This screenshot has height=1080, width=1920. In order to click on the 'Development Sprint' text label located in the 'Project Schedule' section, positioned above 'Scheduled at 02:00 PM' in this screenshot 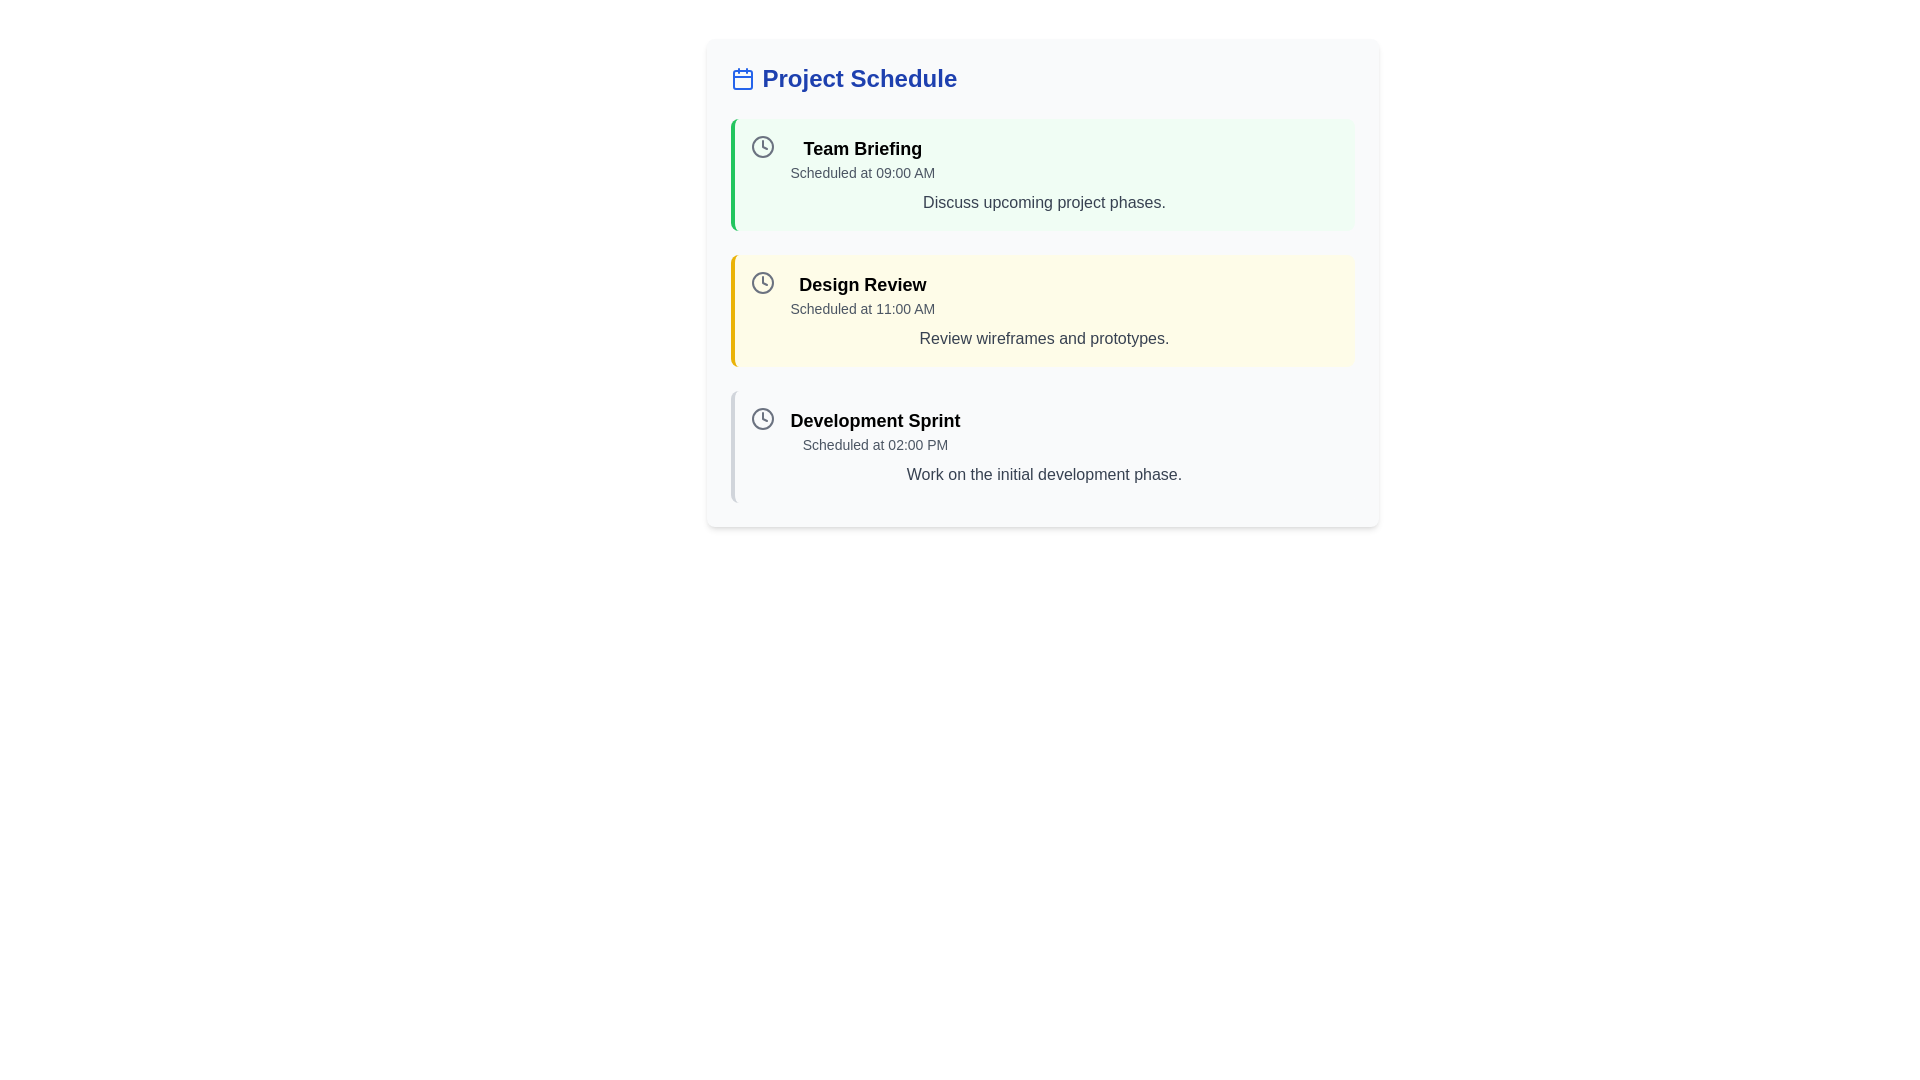, I will do `click(875, 419)`.